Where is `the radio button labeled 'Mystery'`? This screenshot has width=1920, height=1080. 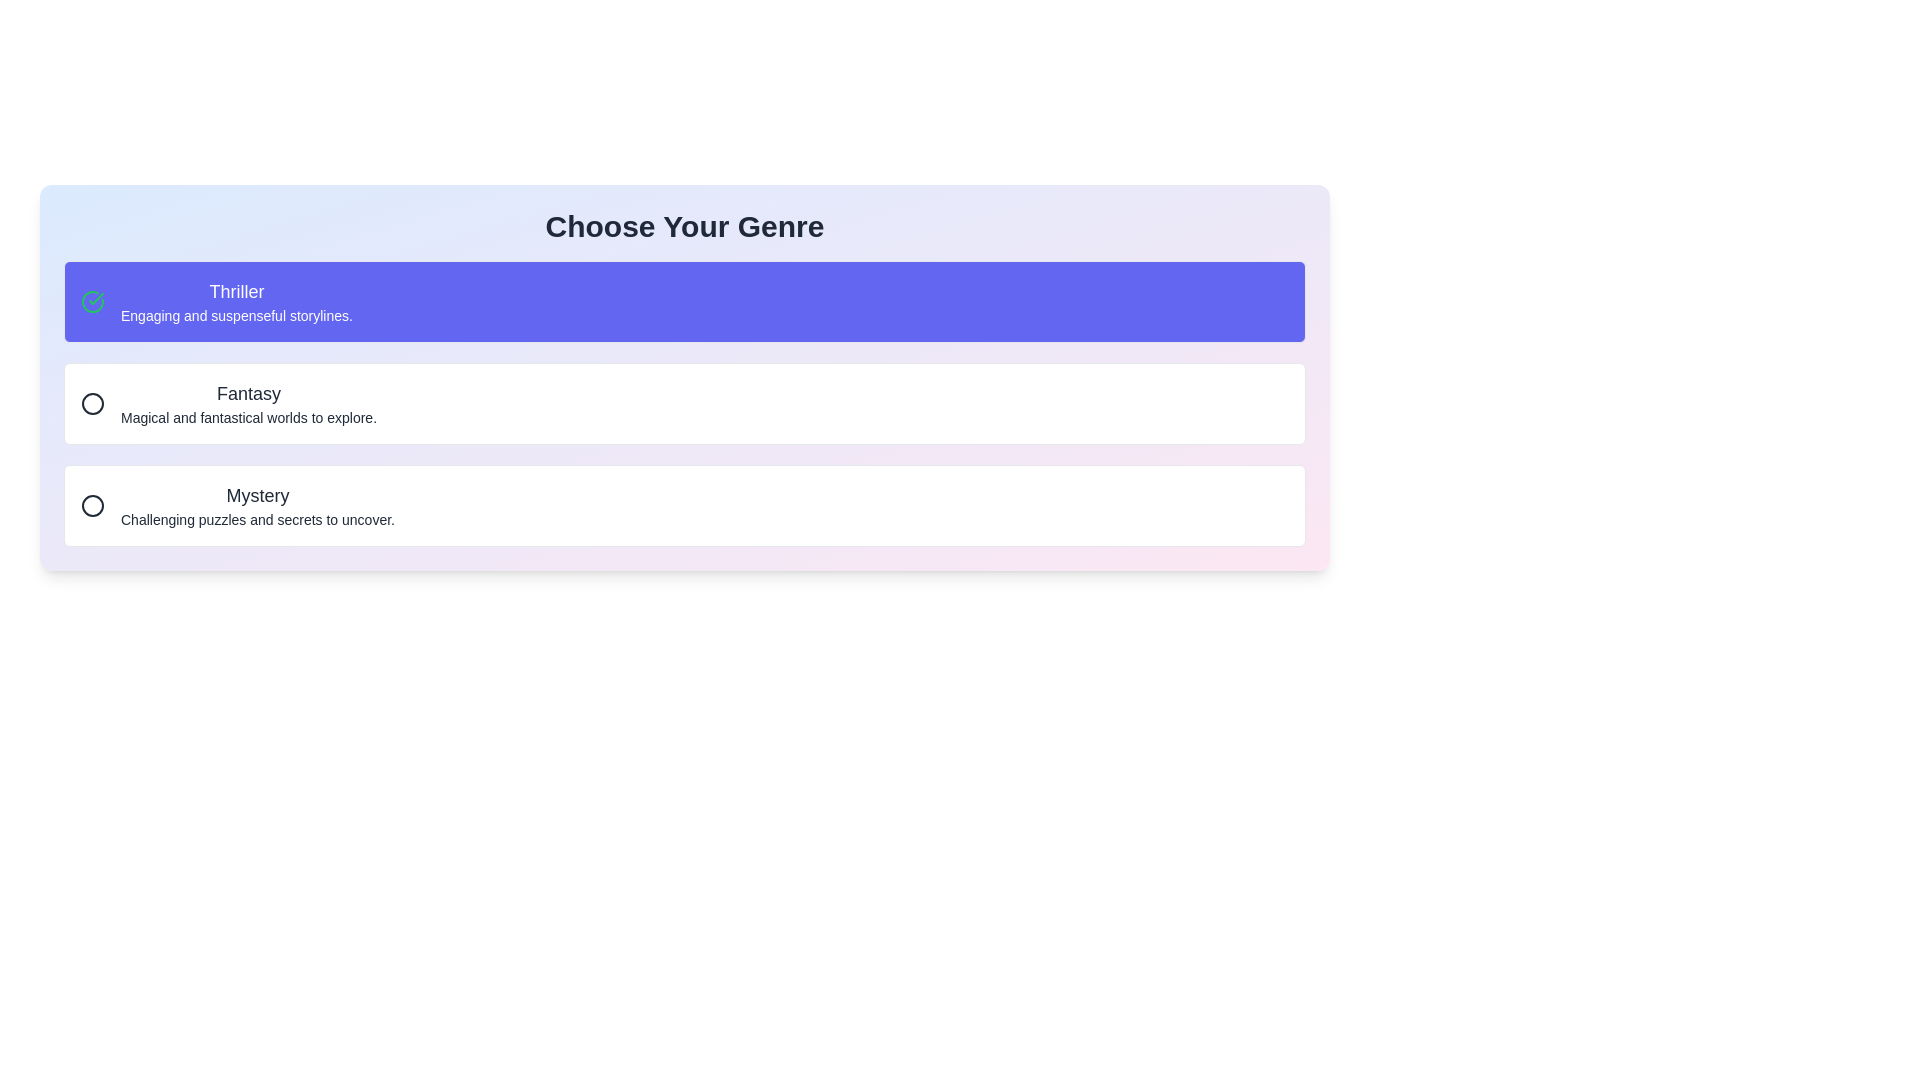
the radio button labeled 'Mystery' is located at coordinates (685, 504).